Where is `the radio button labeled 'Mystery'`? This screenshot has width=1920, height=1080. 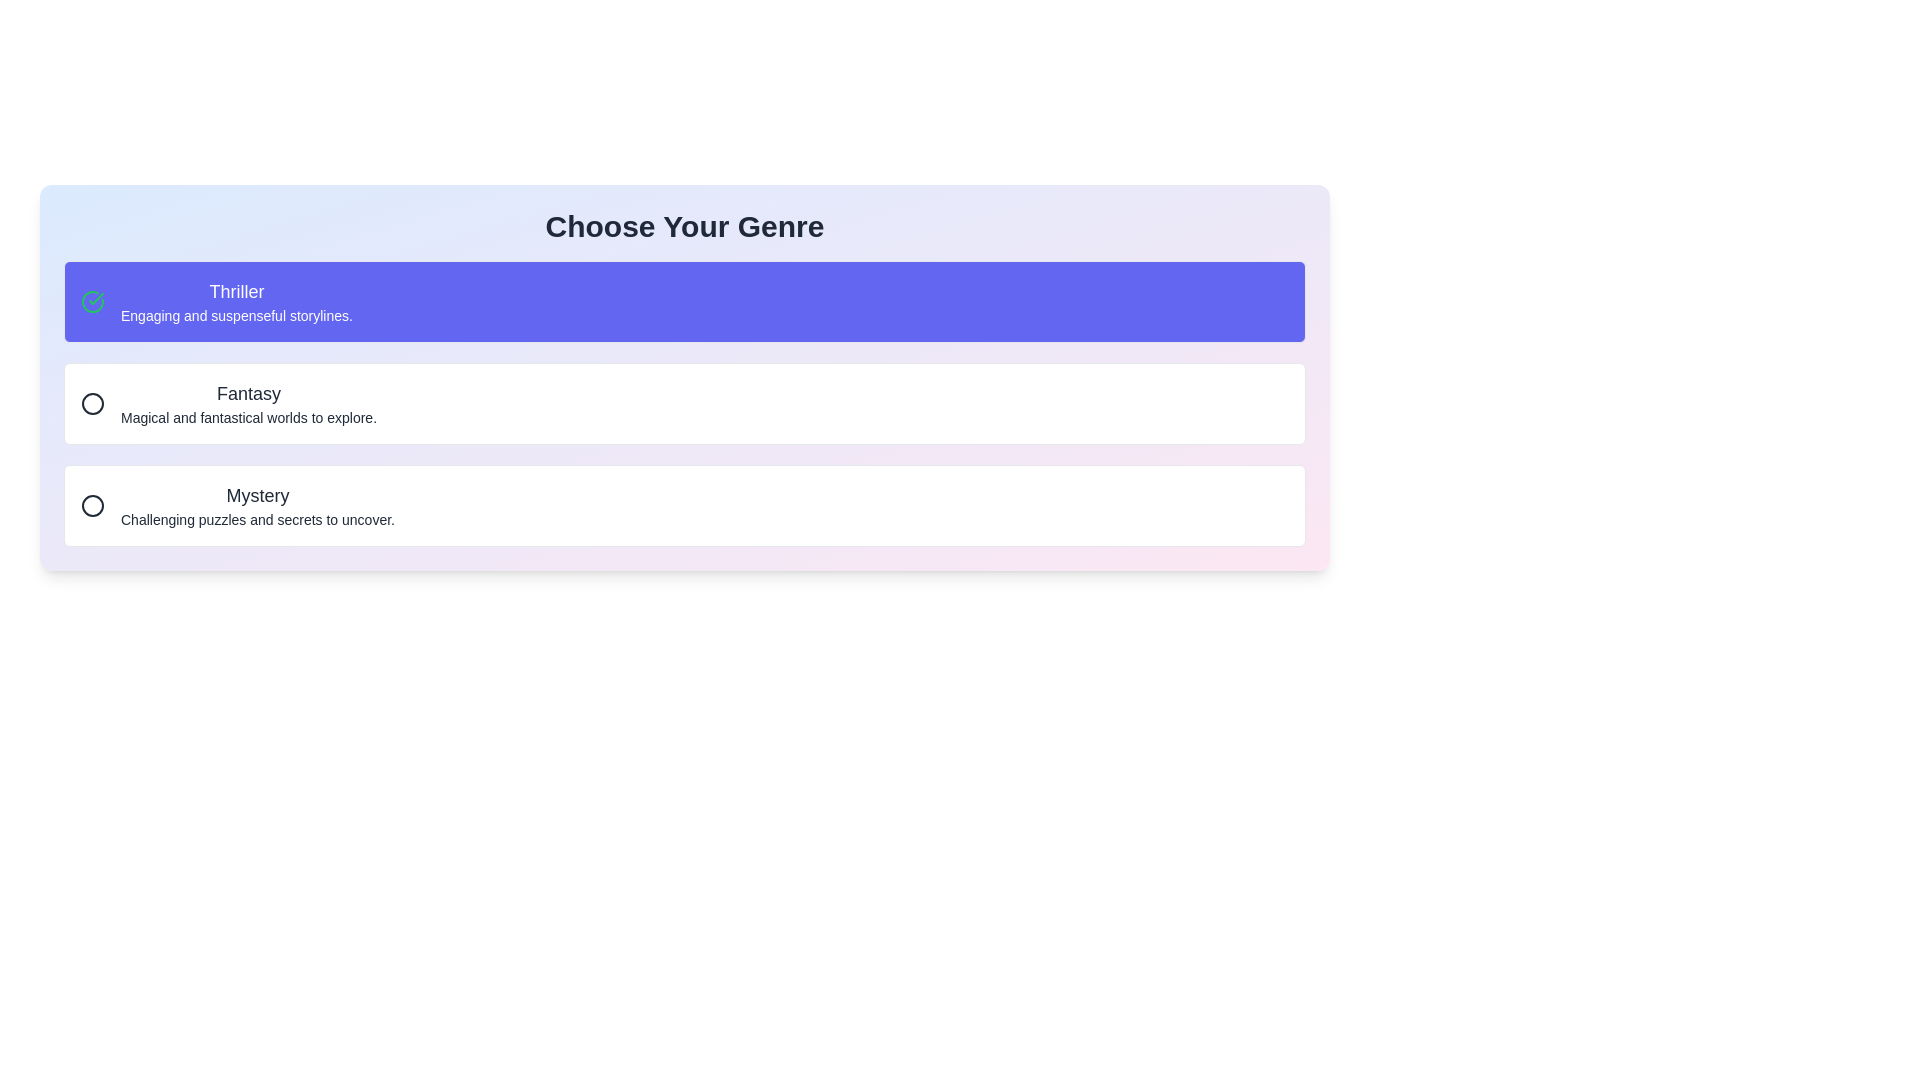
the radio button labeled 'Mystery' is located at coordinates (685, 504).